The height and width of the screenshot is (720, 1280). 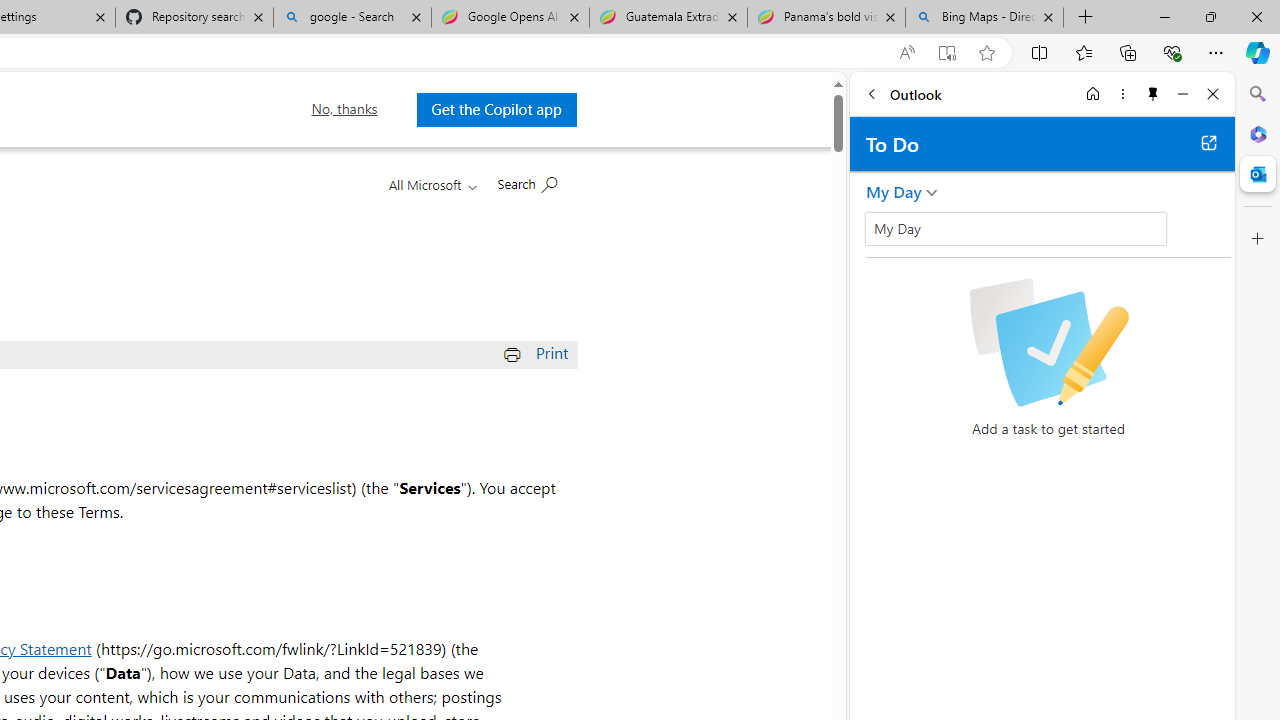 What do you see at coordinates (538, 351) in the screenshot?
I see `'Print'` at bounding box center [538, 351].